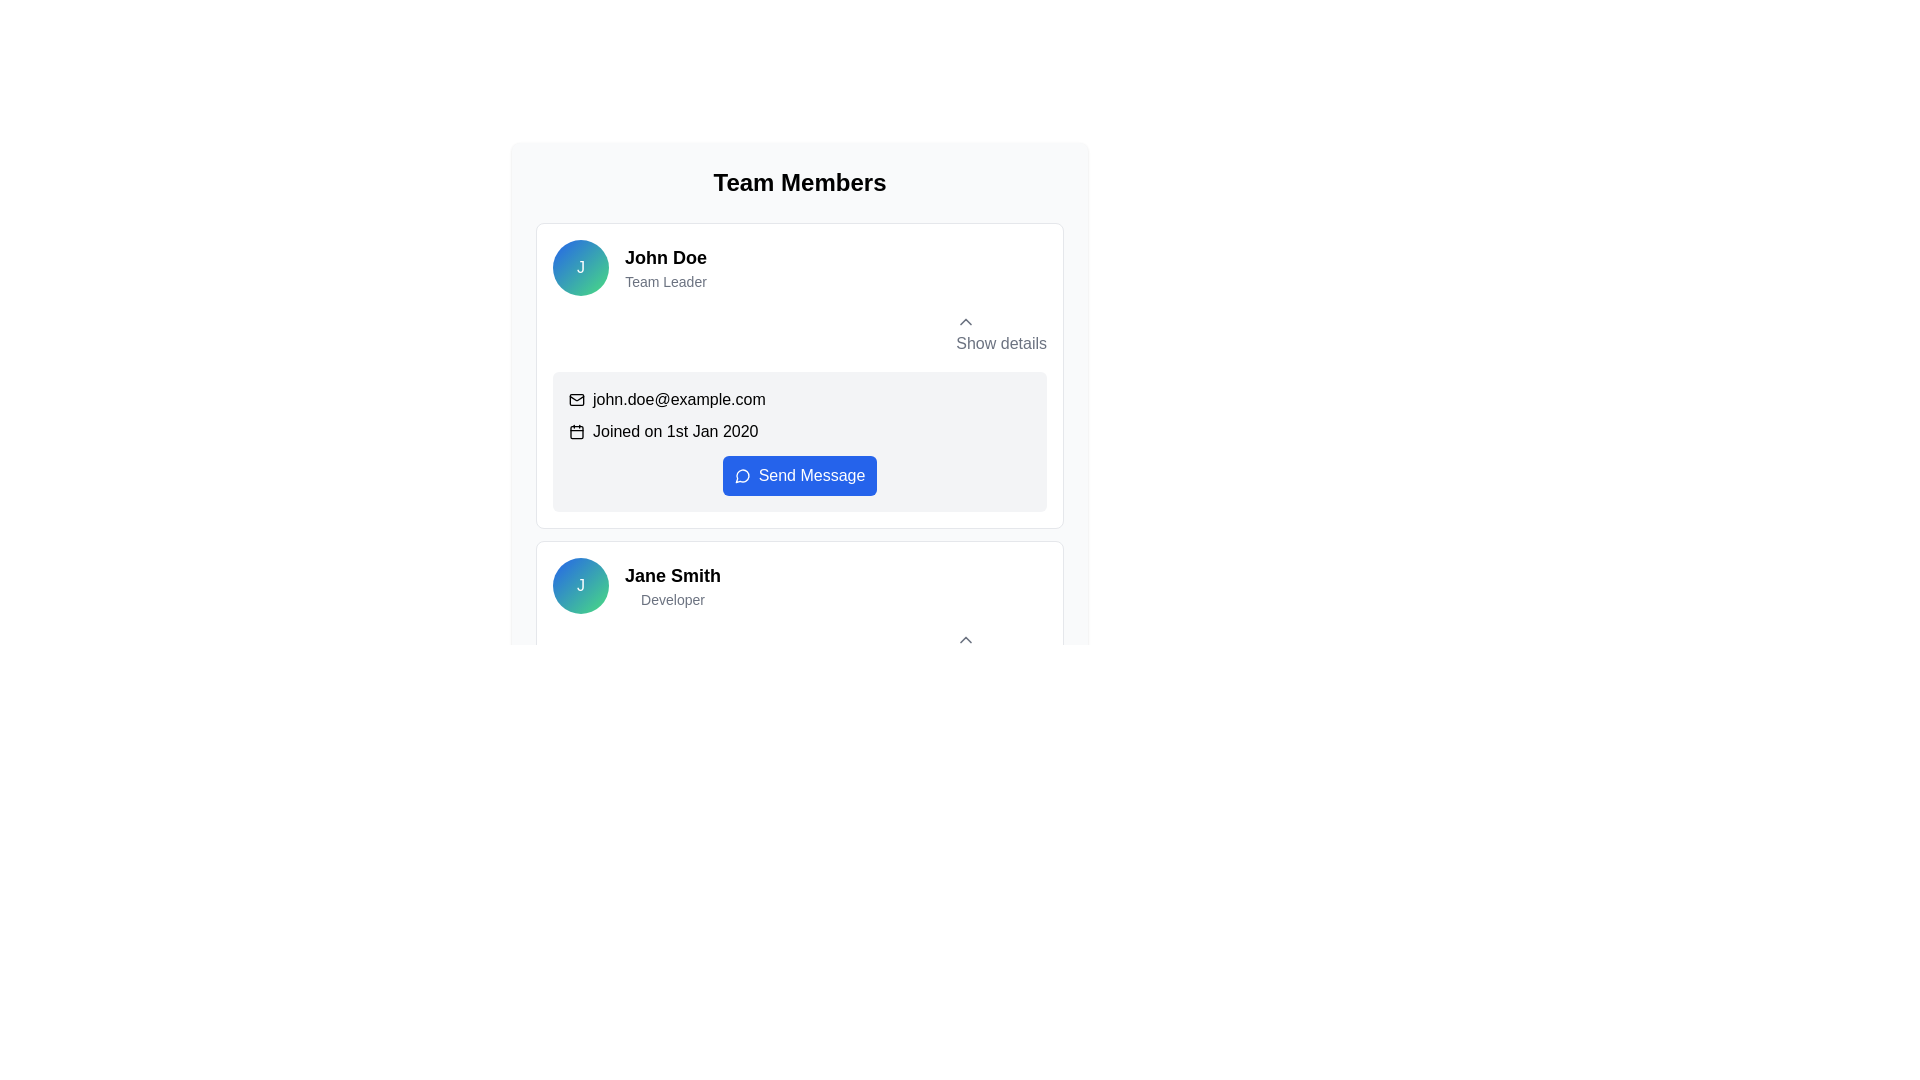 Image resolution: width=1920 pixels, height=1080 pixels. What do you see at coordinates (666, 281) in the screenshot?
I see `the job title text element displaying 'John Doe's role' in the upper profile card of the team member list` at bounding box center [666, 281].